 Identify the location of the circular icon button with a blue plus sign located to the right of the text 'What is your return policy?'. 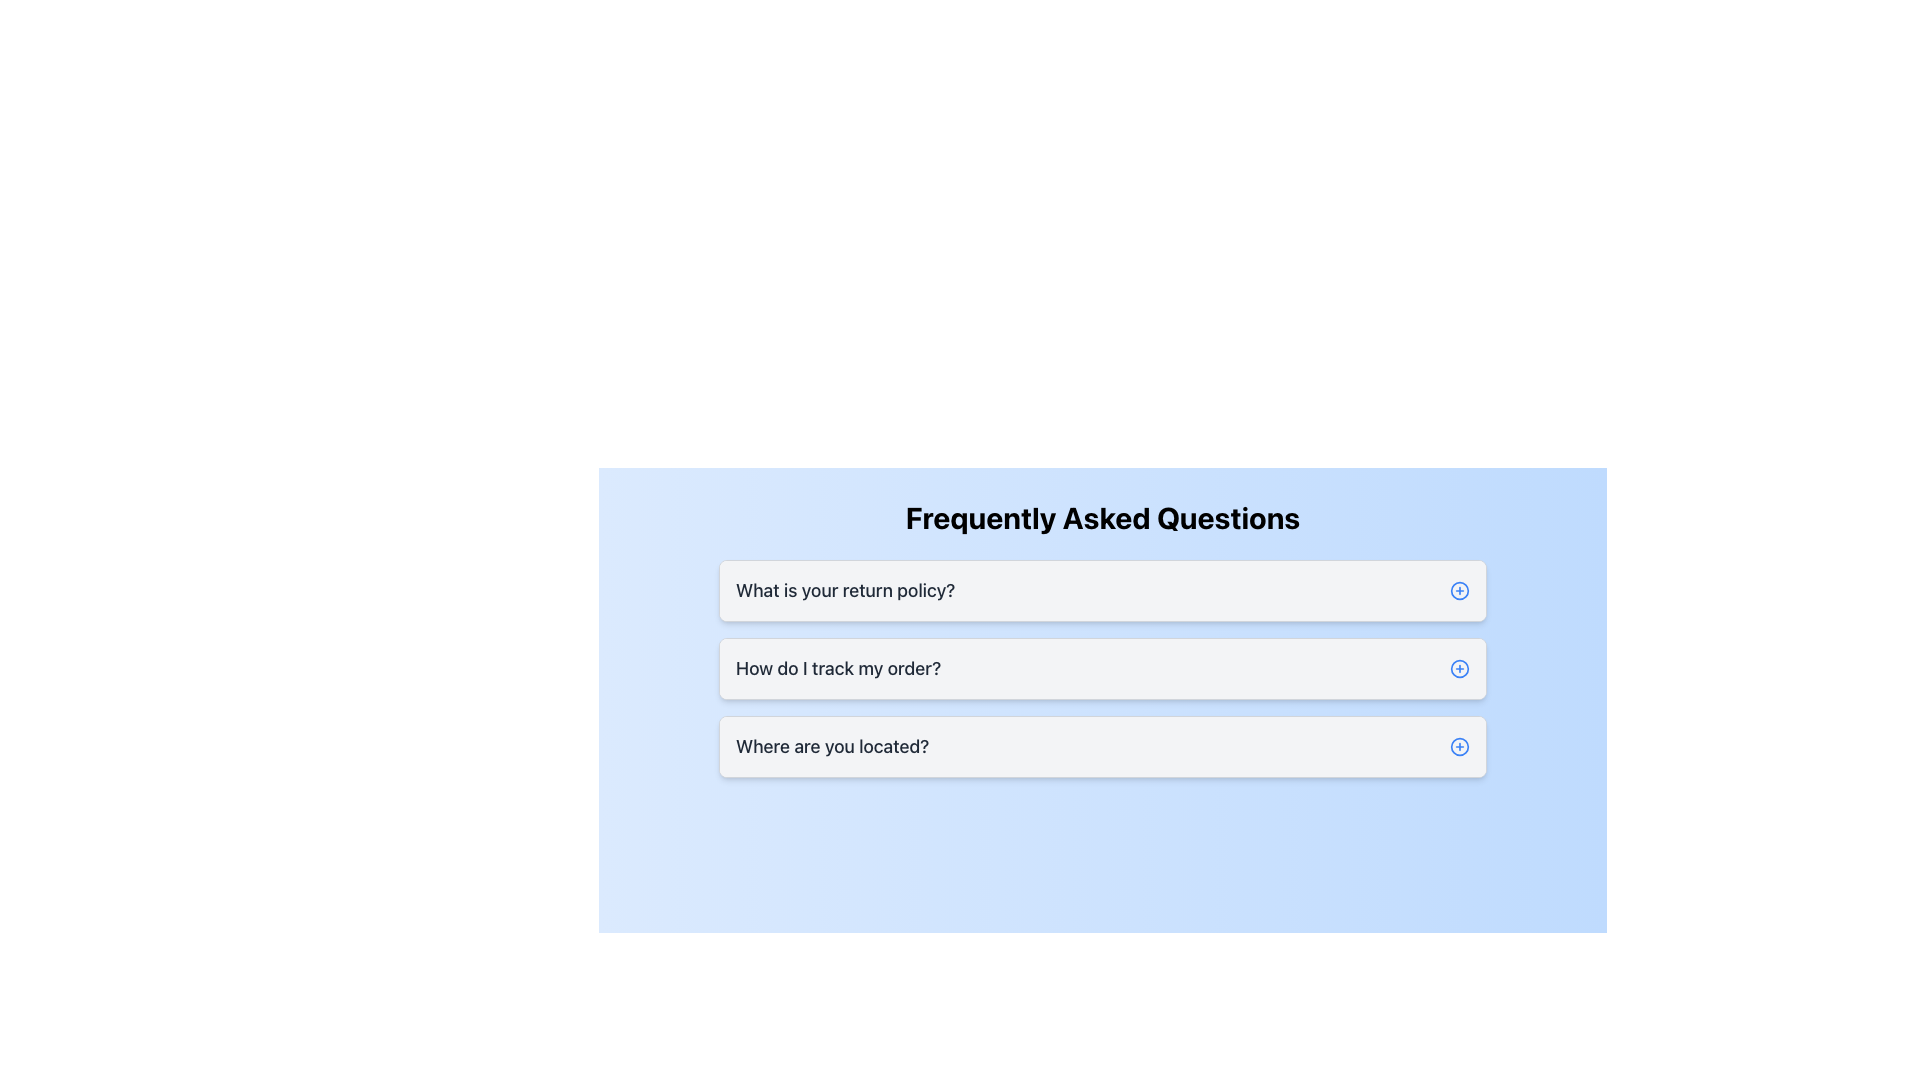
(1459, 589).